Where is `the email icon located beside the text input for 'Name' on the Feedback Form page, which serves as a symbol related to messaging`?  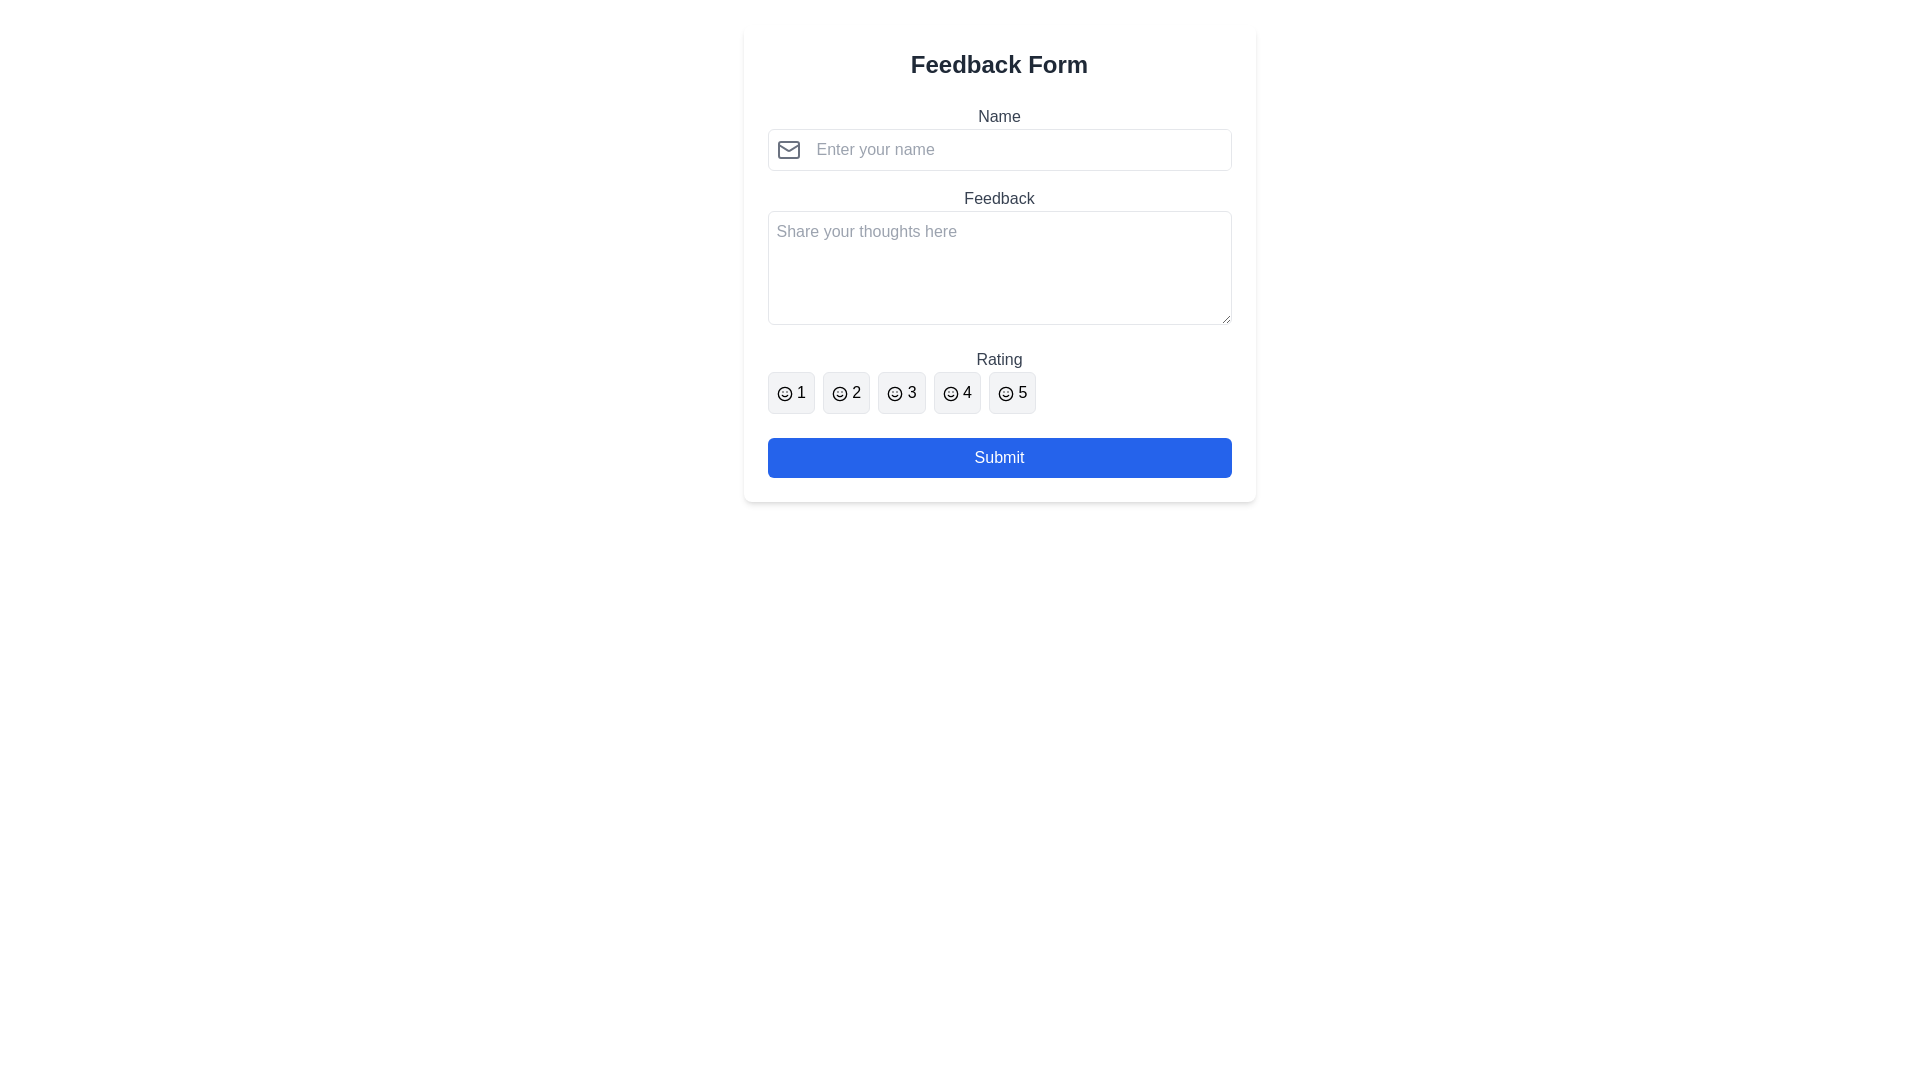
the email icon located beside the text input for 'Name' on the Feedback Form page, which serves as a symbol related to messaging is located at coordinates (787, 149).